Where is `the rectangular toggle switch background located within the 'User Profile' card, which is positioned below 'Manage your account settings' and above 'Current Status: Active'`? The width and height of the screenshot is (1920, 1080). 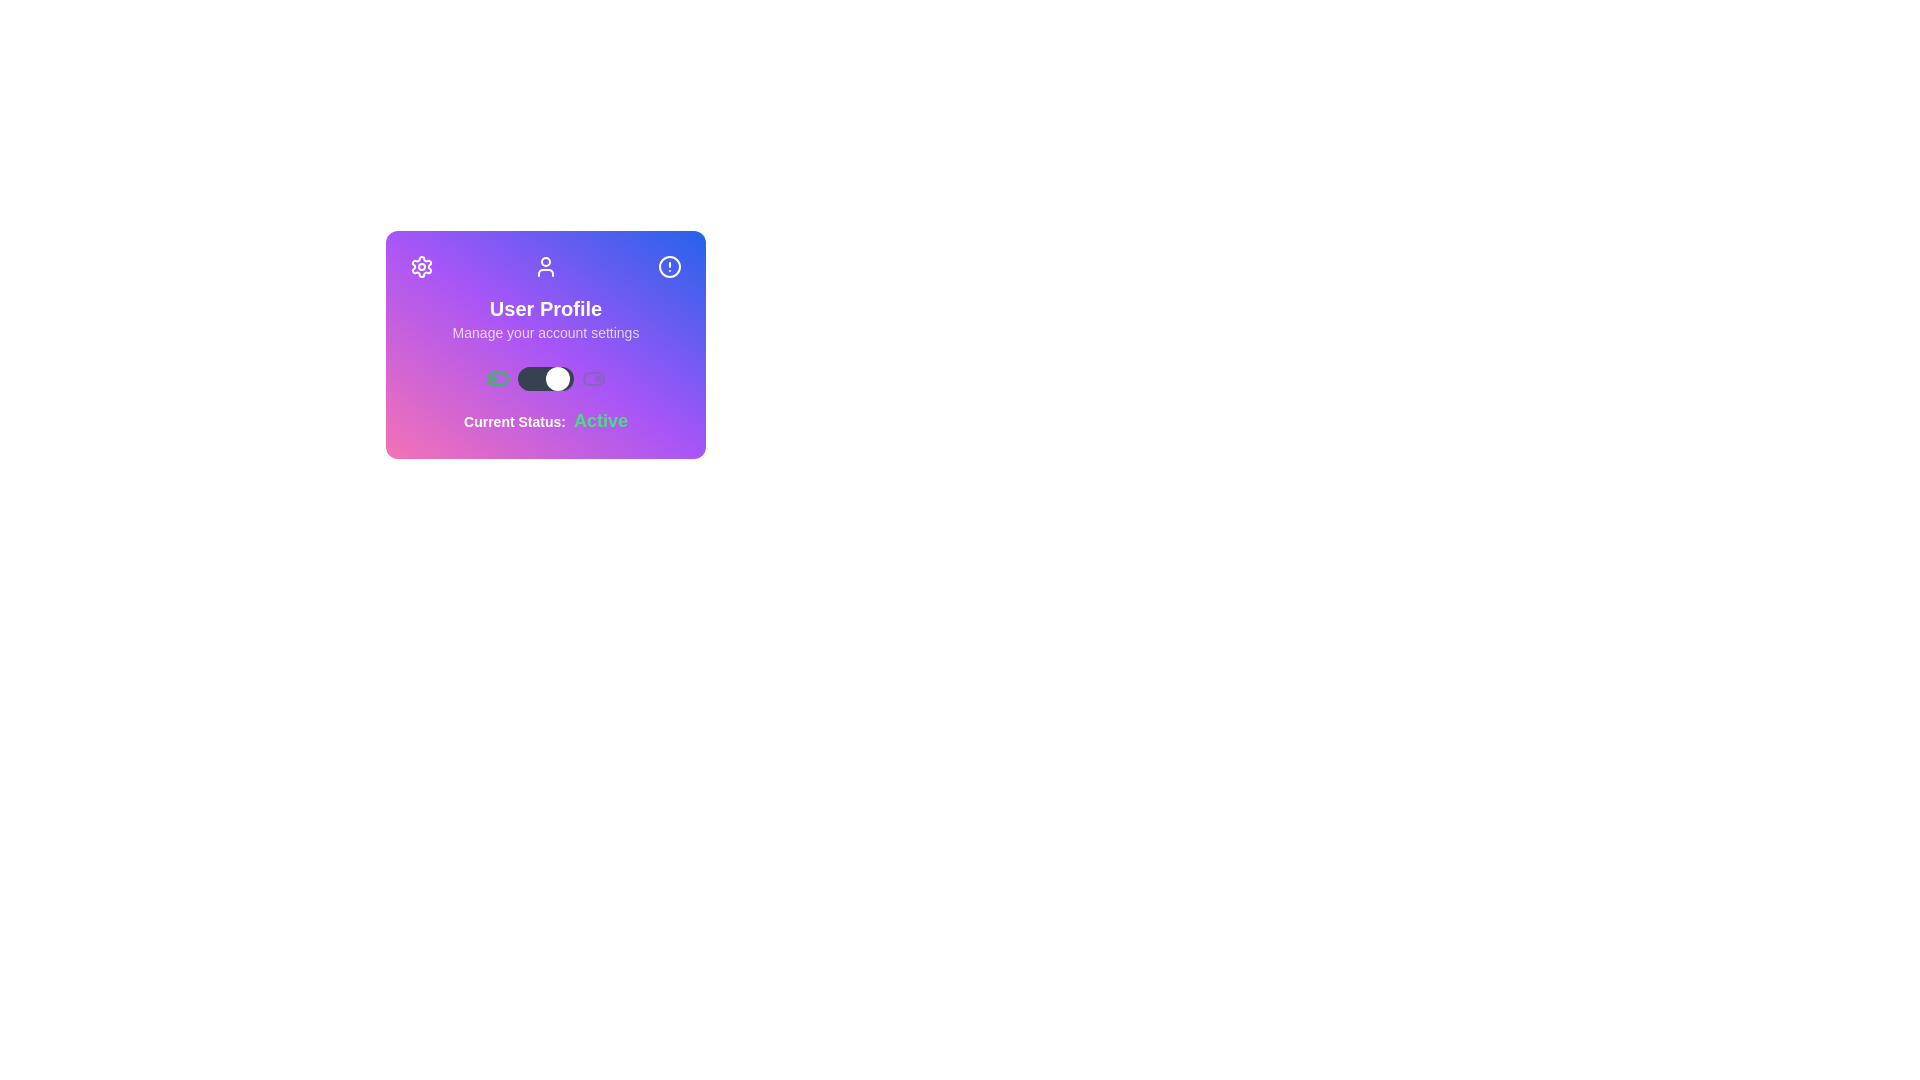
the rectangular toggle switch background located within the 'User Profile' card, which is positioned below 'Manage your account settings' and above 'Current Status: Active' is located at coordinates (498, 378).